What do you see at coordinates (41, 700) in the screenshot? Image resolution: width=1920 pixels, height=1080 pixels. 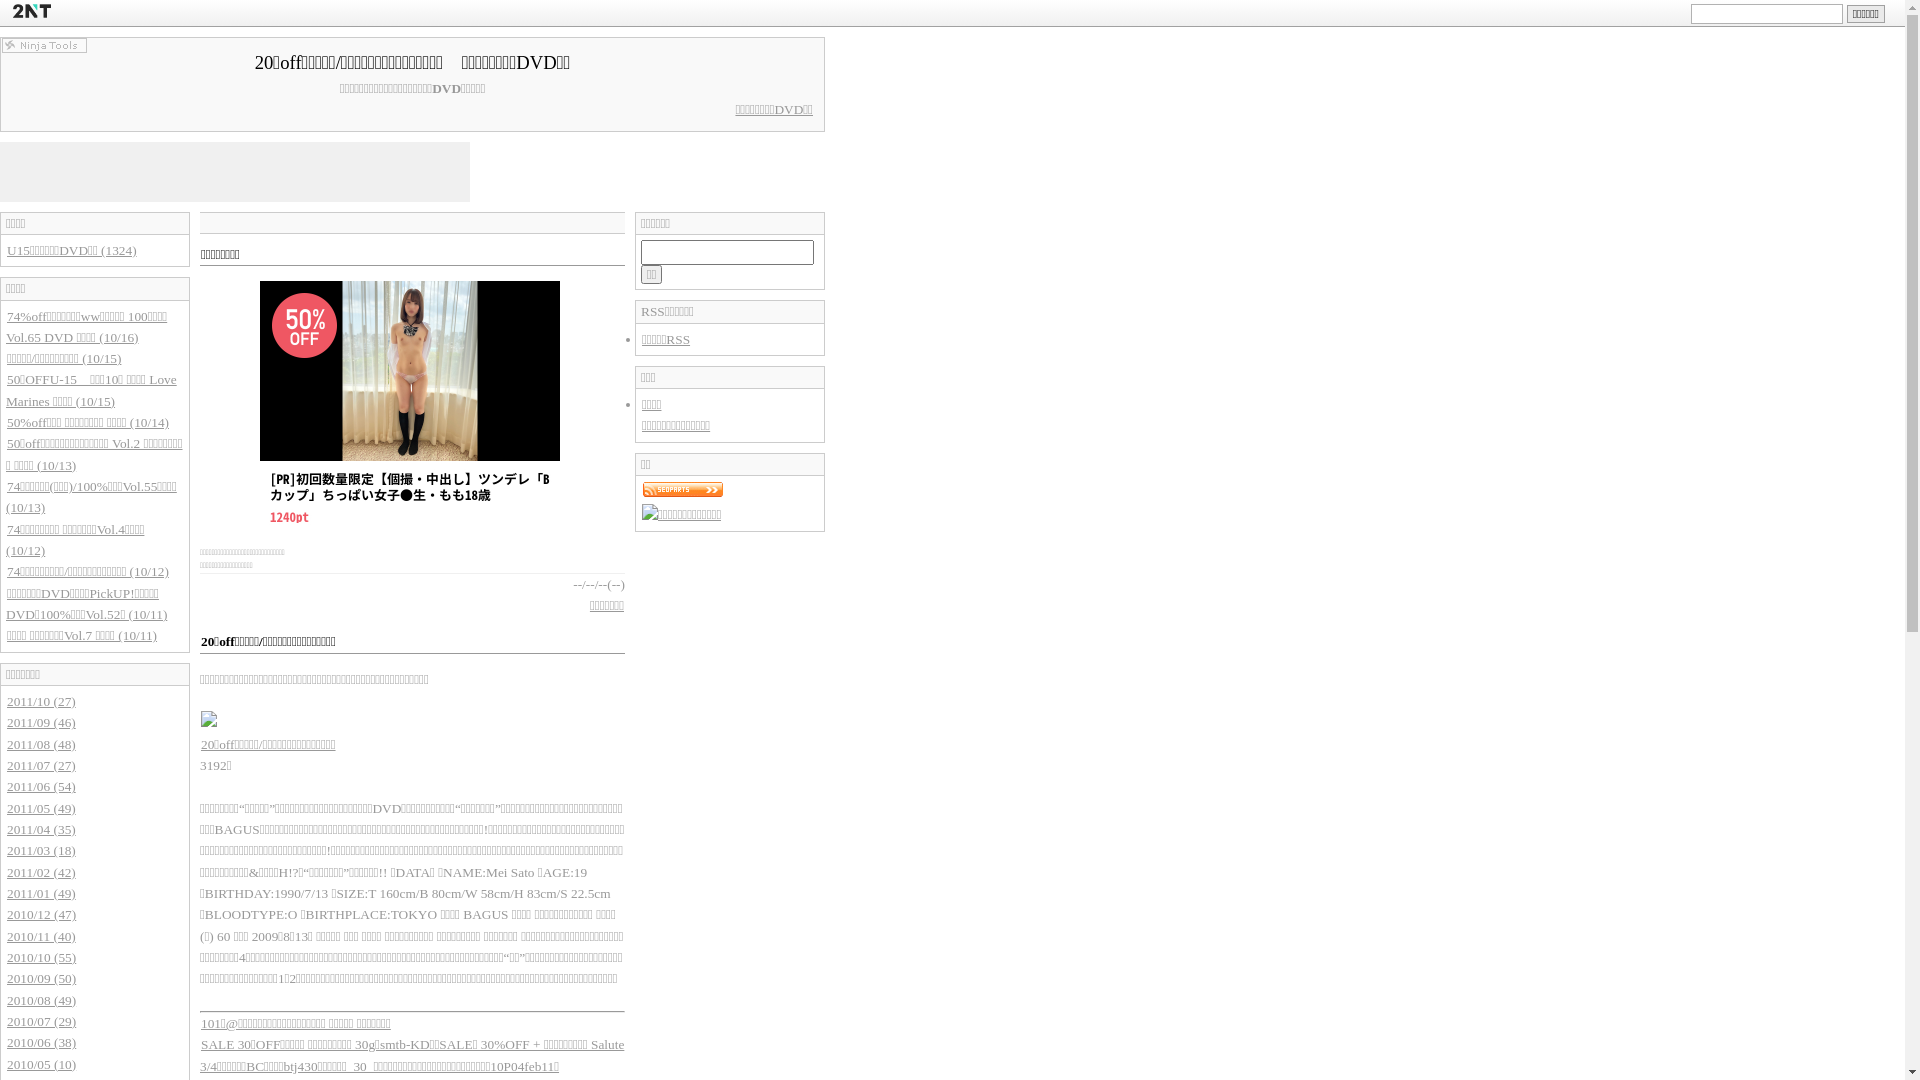 I see `'2011/10 (27)'` at bounding box center [41, 700].